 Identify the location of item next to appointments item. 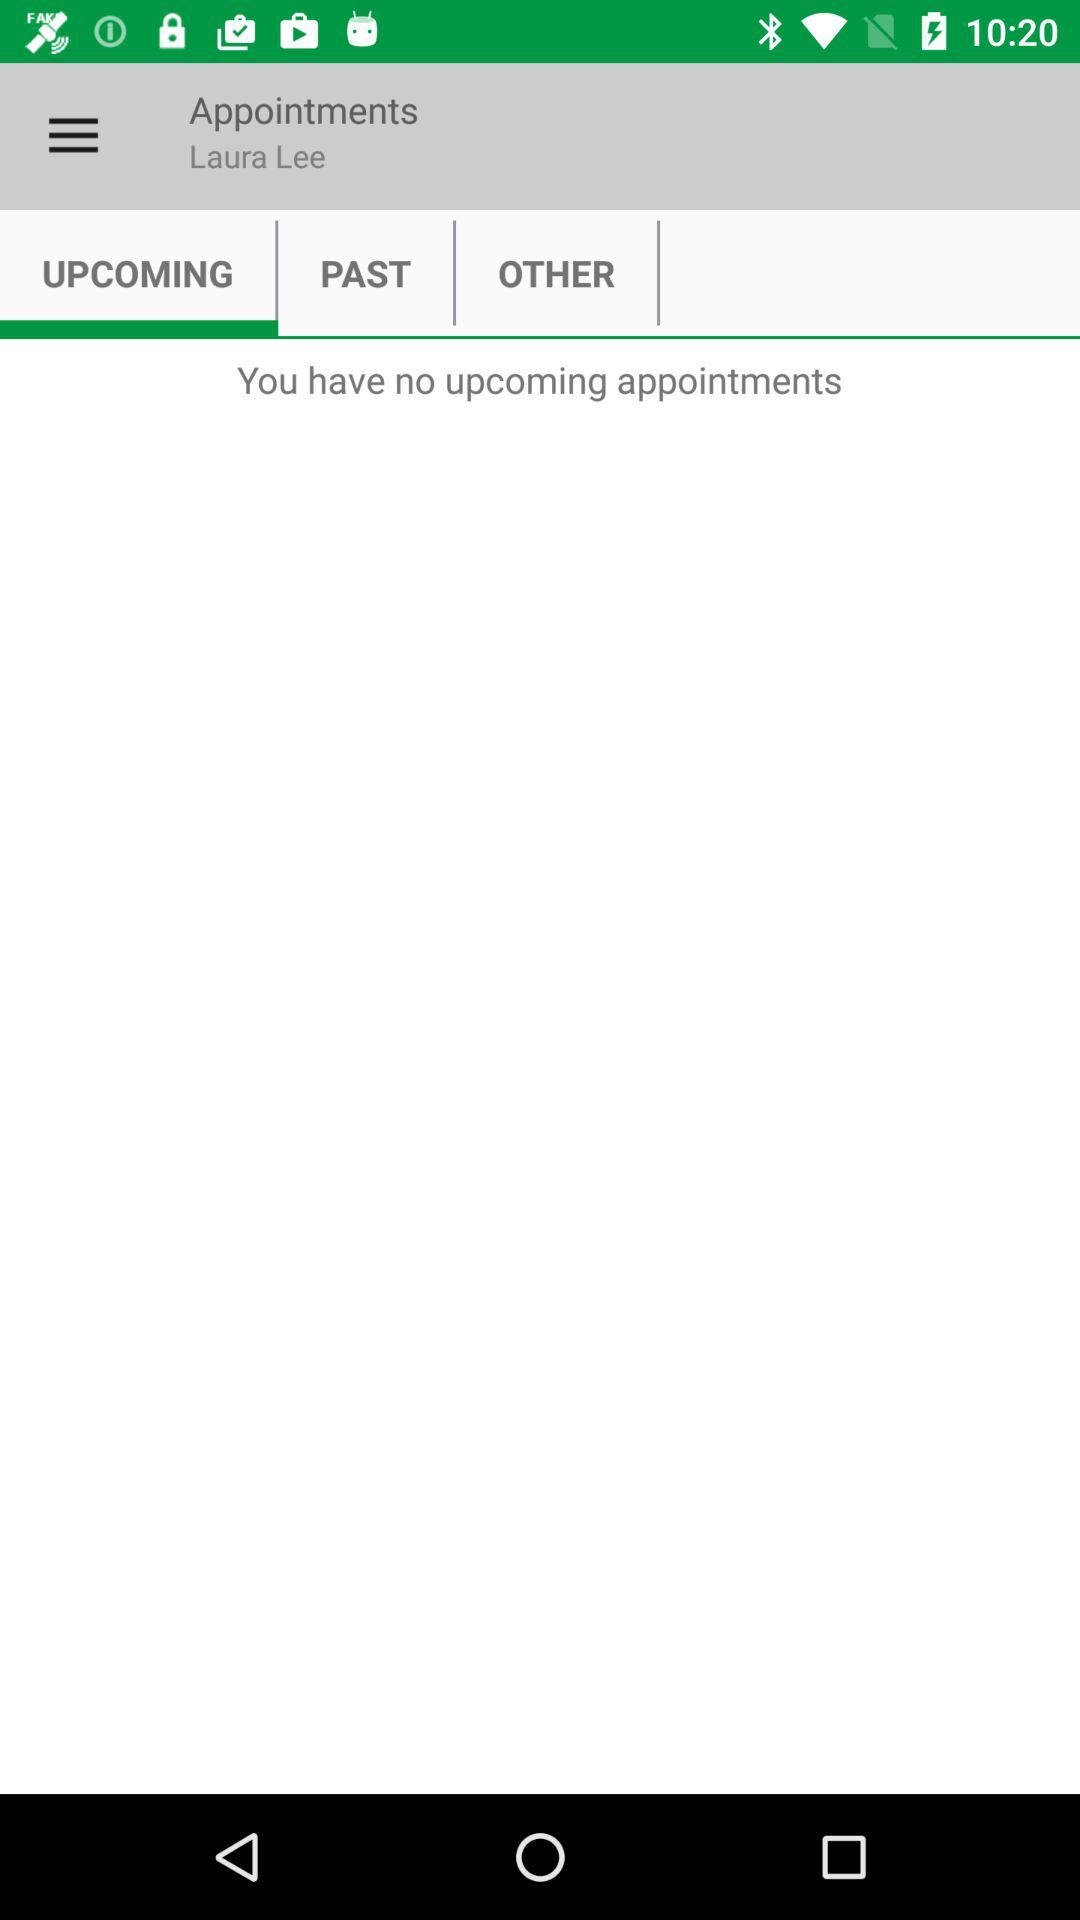
(72, 135).